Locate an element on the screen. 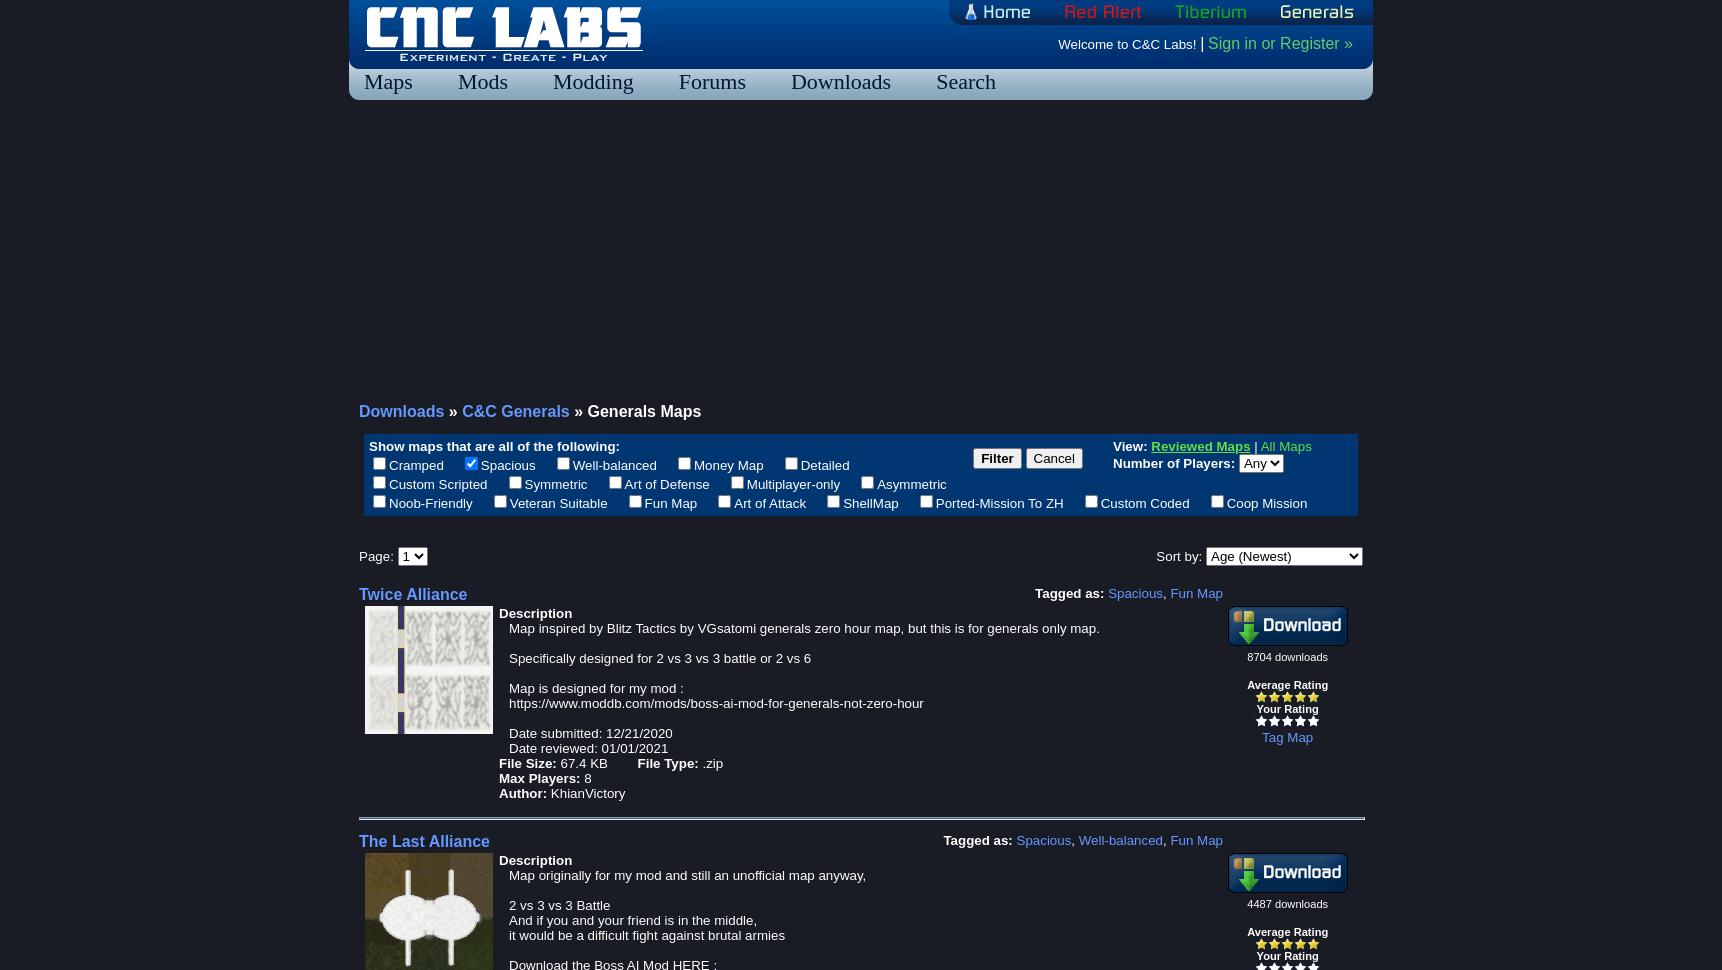 This screenshot has width=1722, height=970. 'Art of Attack' is located at coordinates (770, 502).